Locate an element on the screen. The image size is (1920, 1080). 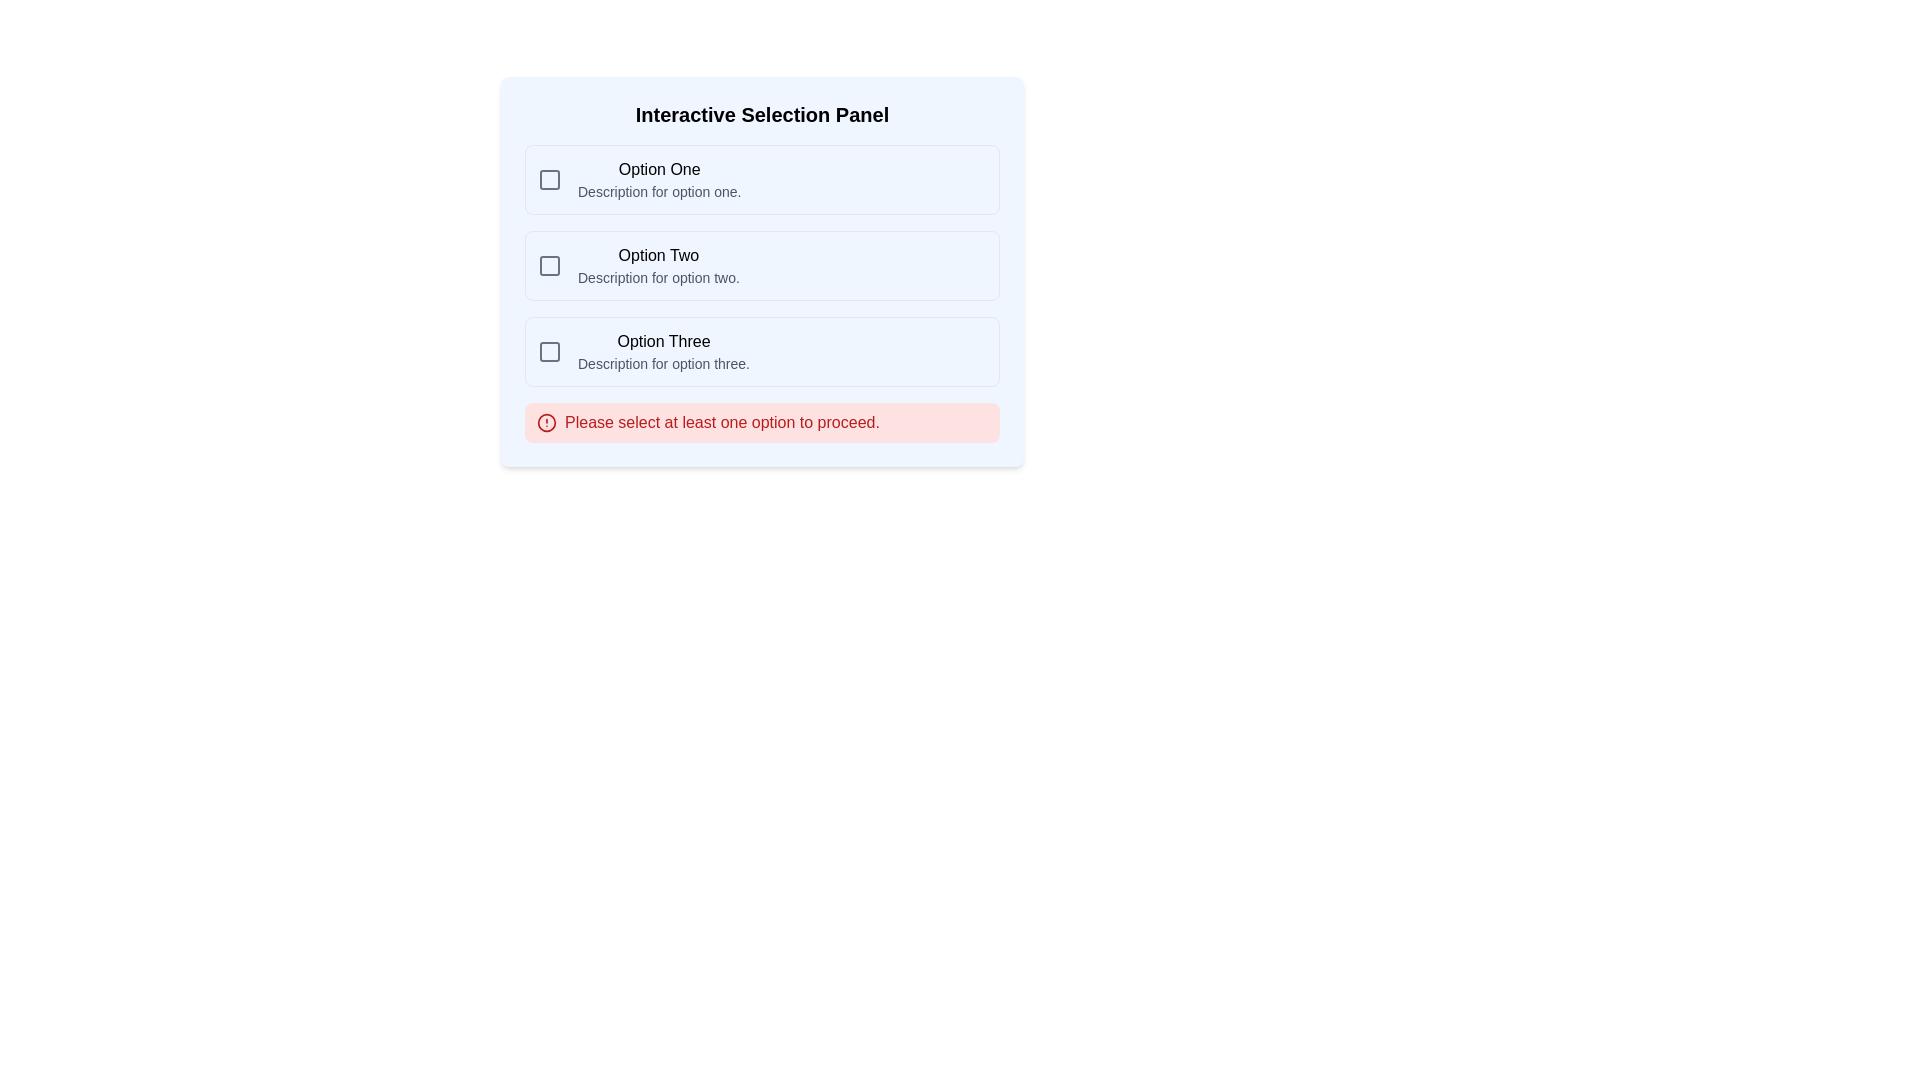
the checkbox located to the left of the label 'Option Two' is located at coordinates (550, 265).